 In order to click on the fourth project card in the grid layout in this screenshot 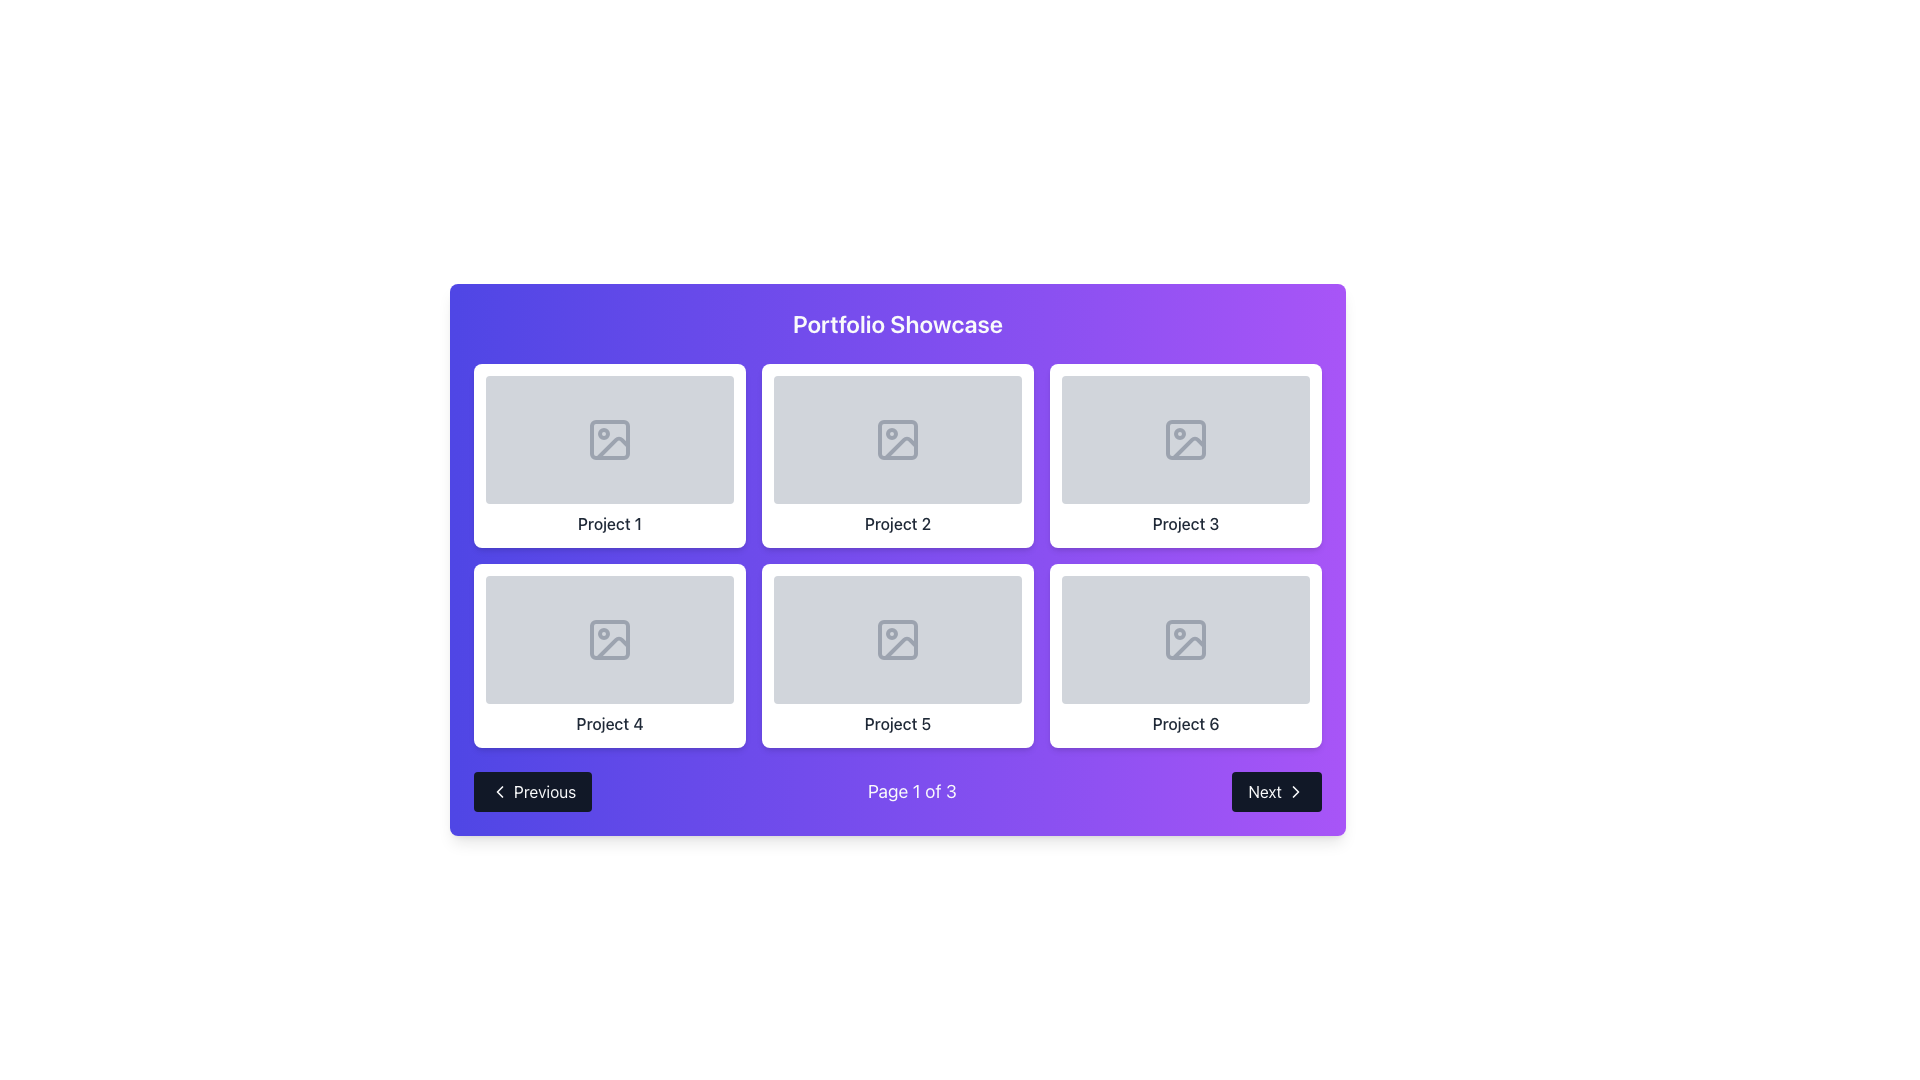, I will do `click(608, 655)`.